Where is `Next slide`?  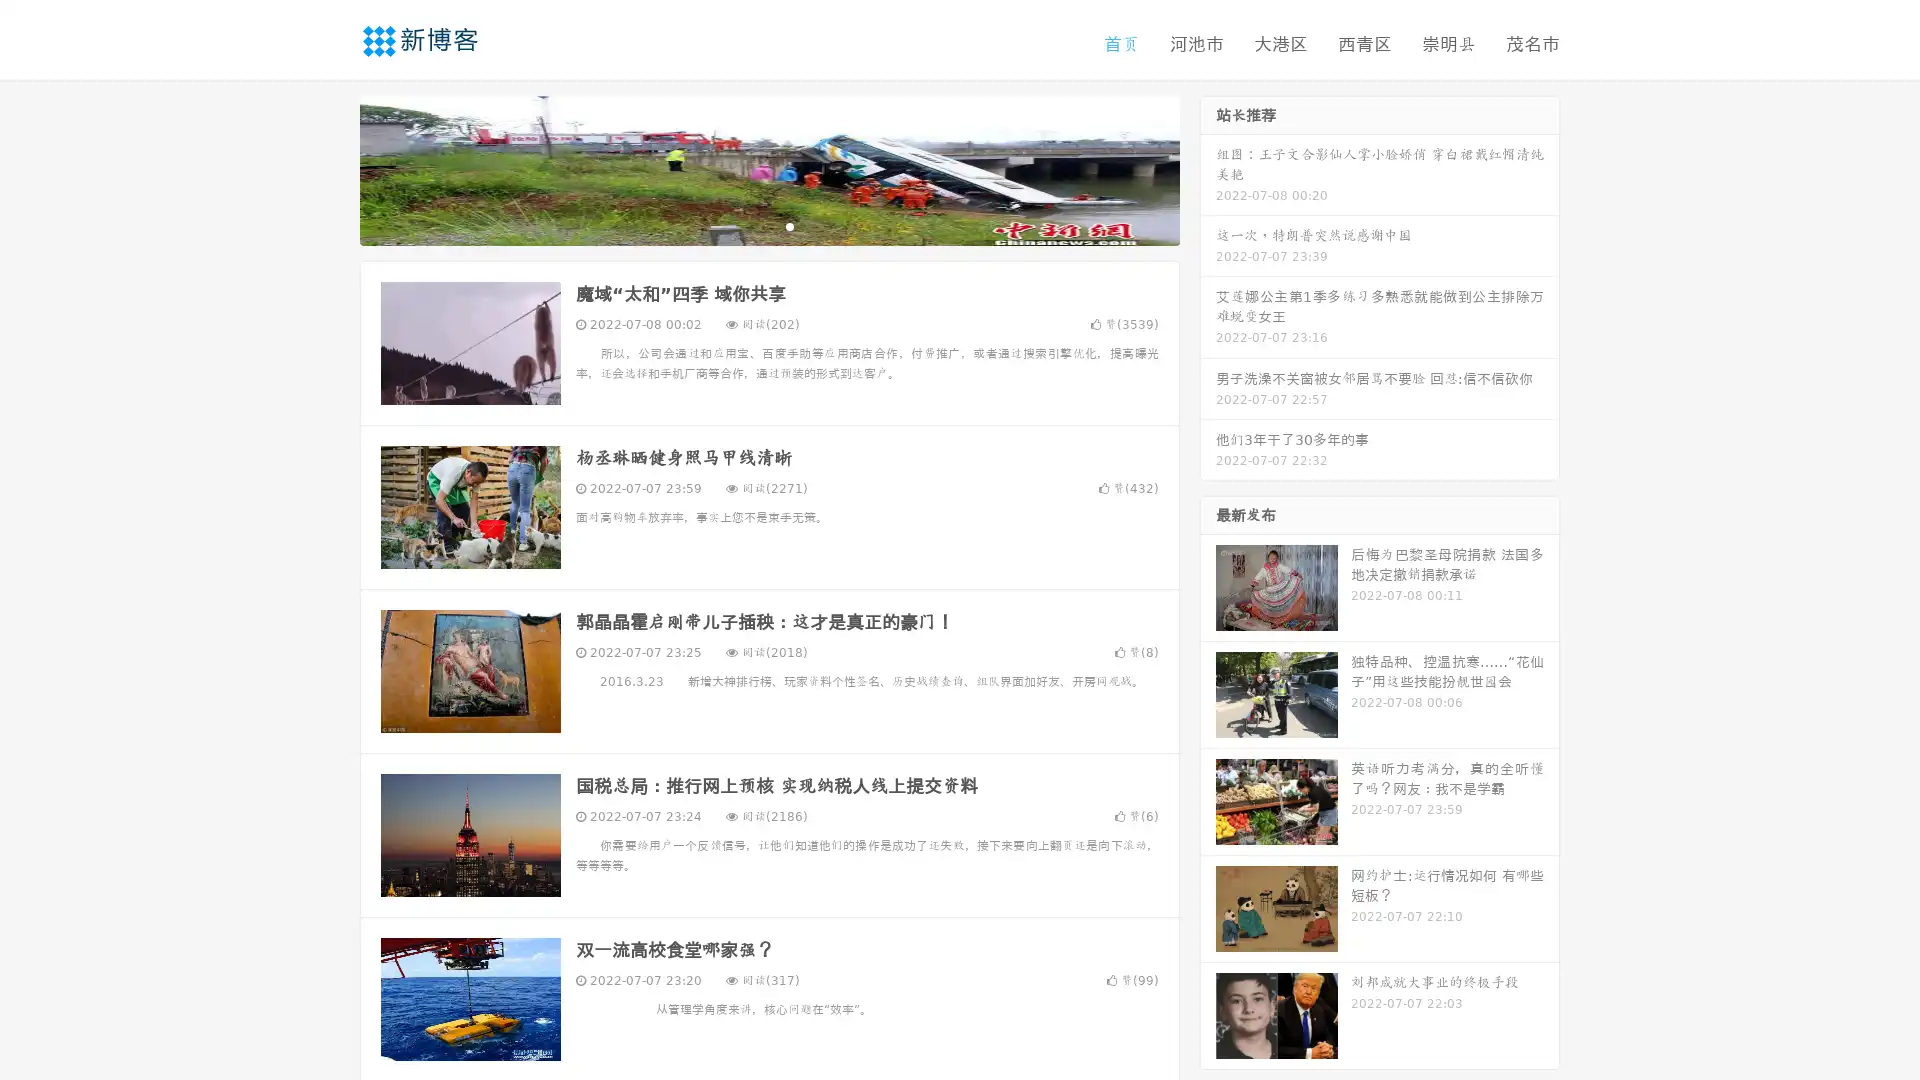
Next slide is located at coordinates (1208, 168).